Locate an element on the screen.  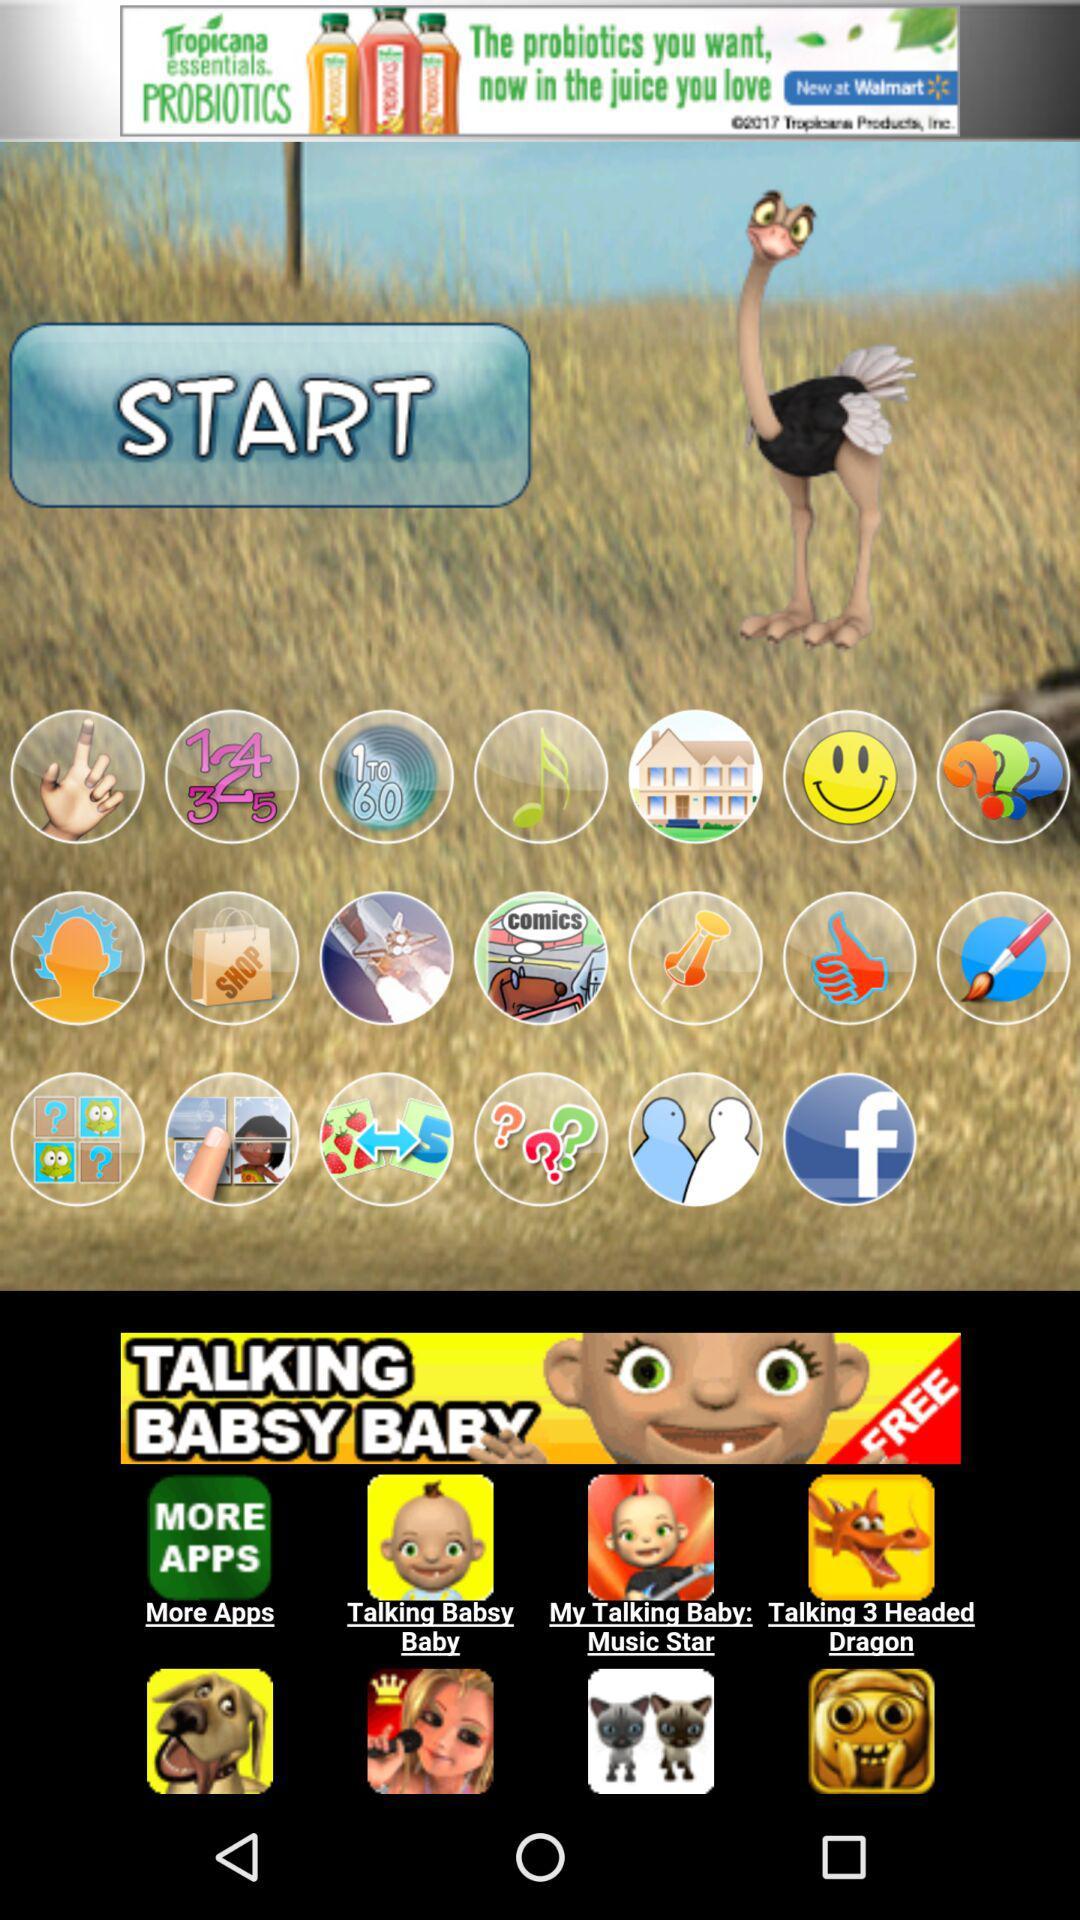
the avatar icon is located at coordinates (76, 1025).